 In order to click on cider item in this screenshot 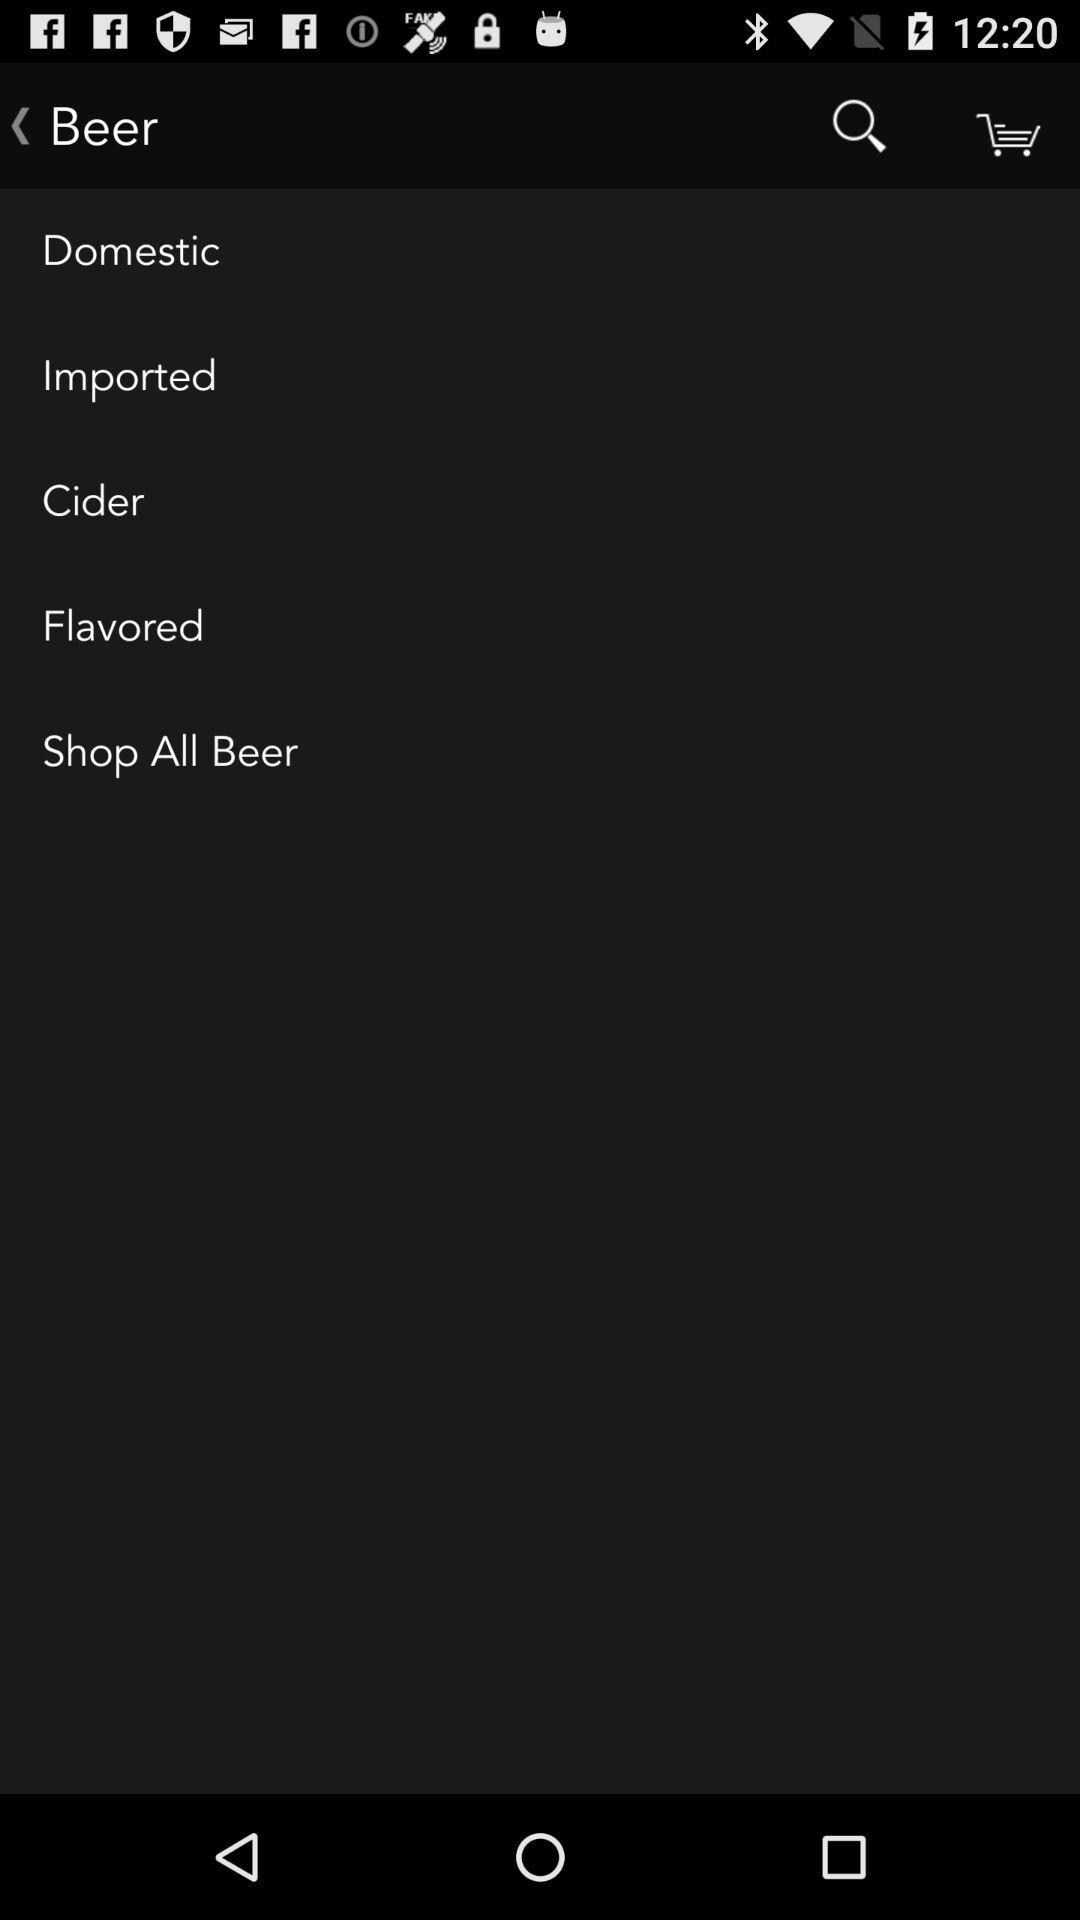, I will do `click(540, 502)`.